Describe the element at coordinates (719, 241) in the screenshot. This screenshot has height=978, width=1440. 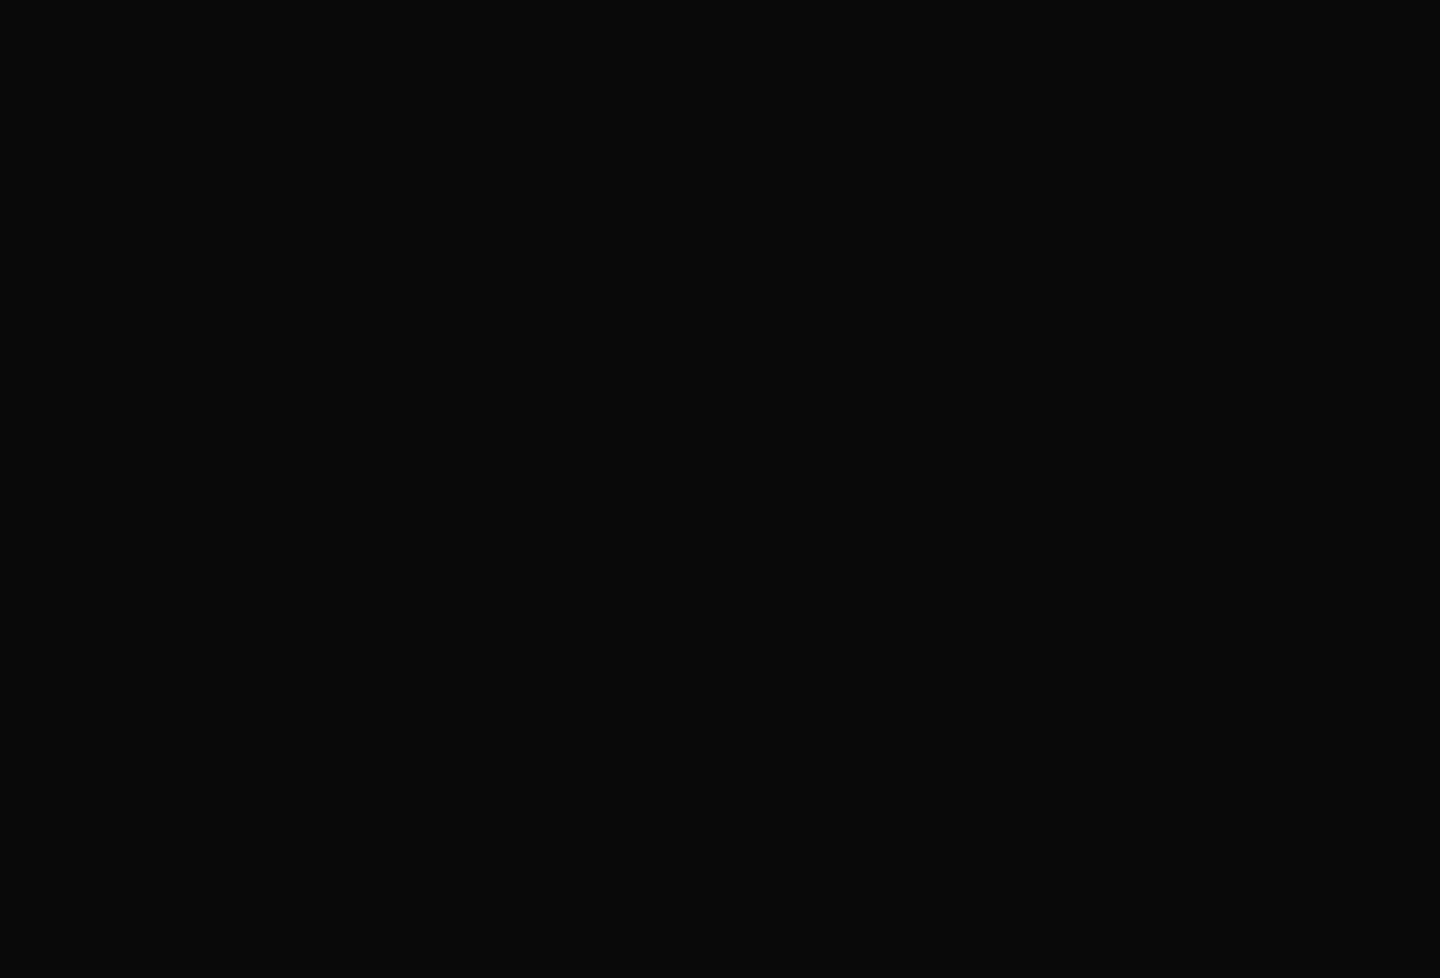
I see `'Your downtown danceteria since 1970'` at that location.